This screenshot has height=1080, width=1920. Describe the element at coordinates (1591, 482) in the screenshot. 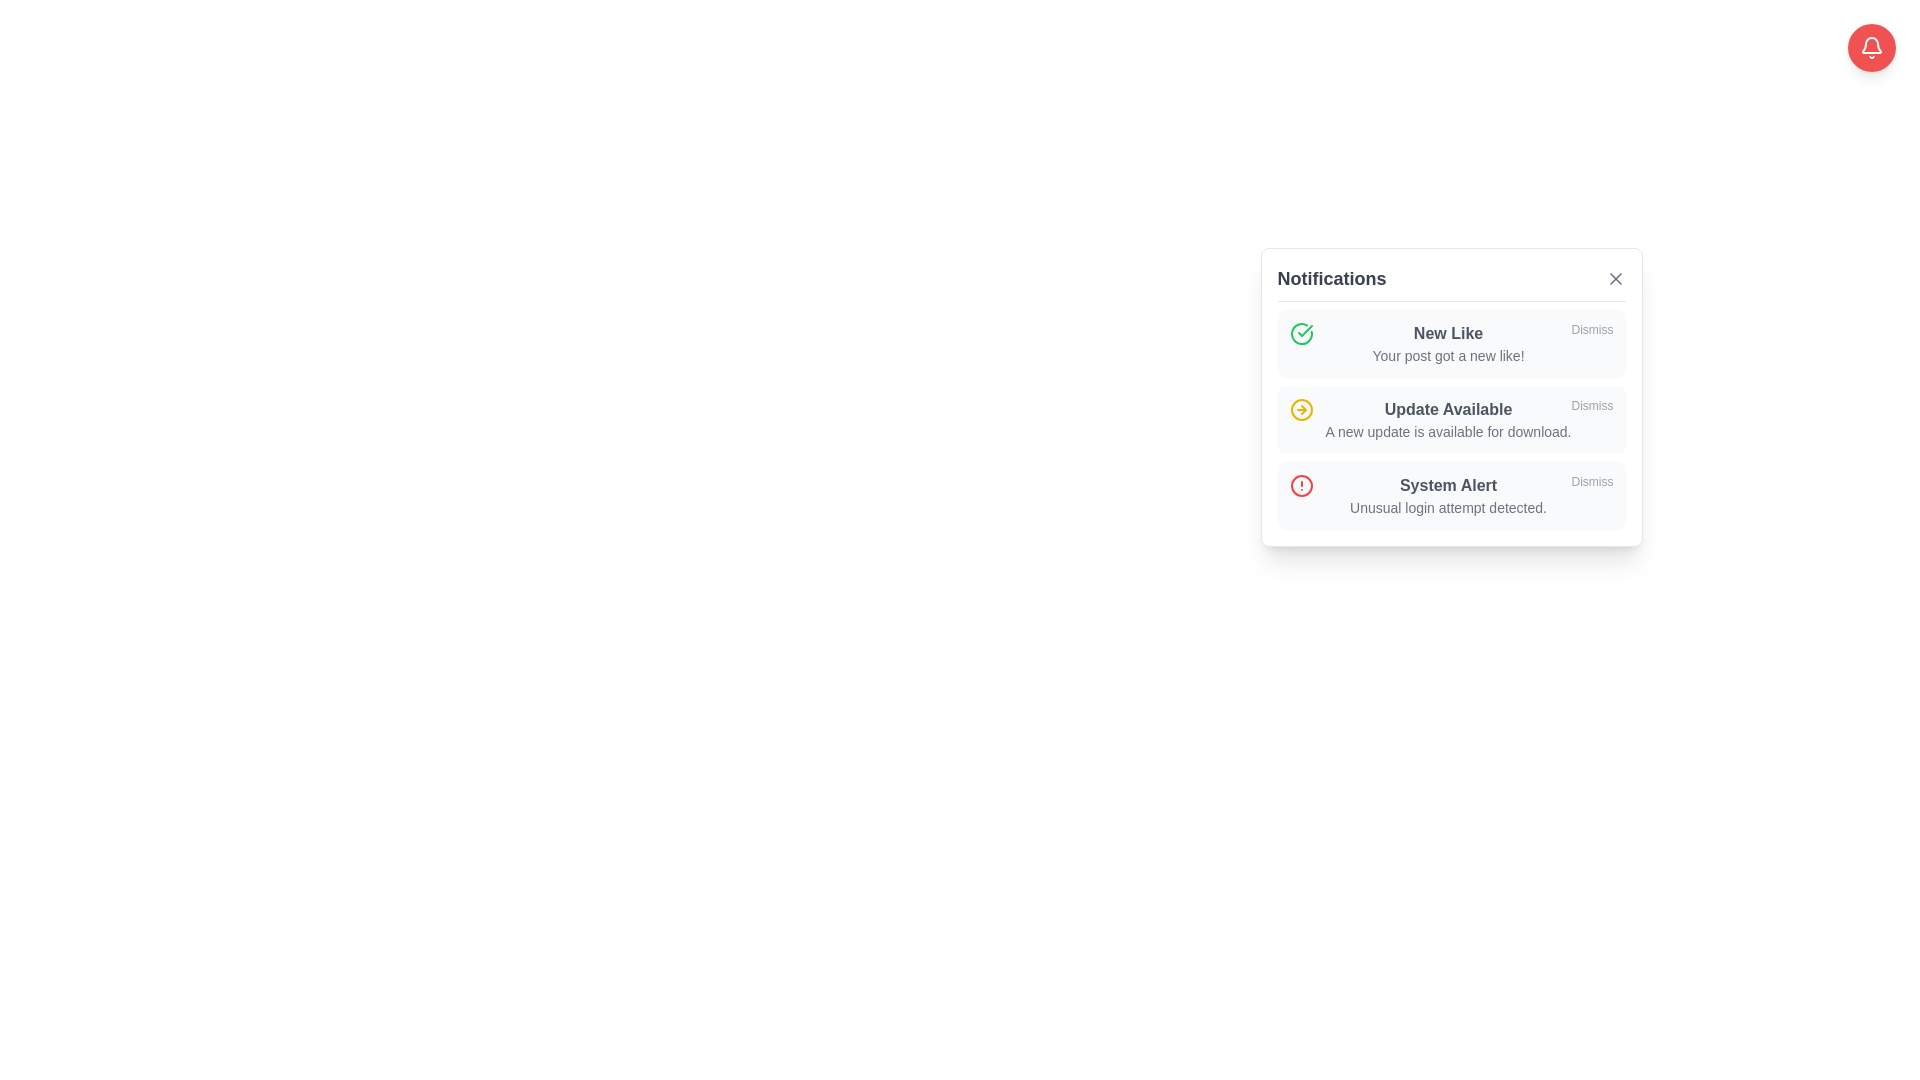

I see `the dismiss button located at the bottom-right corner of the 'System Alert' notification that indicates 'Unusual login attempt detected.'` at that location.